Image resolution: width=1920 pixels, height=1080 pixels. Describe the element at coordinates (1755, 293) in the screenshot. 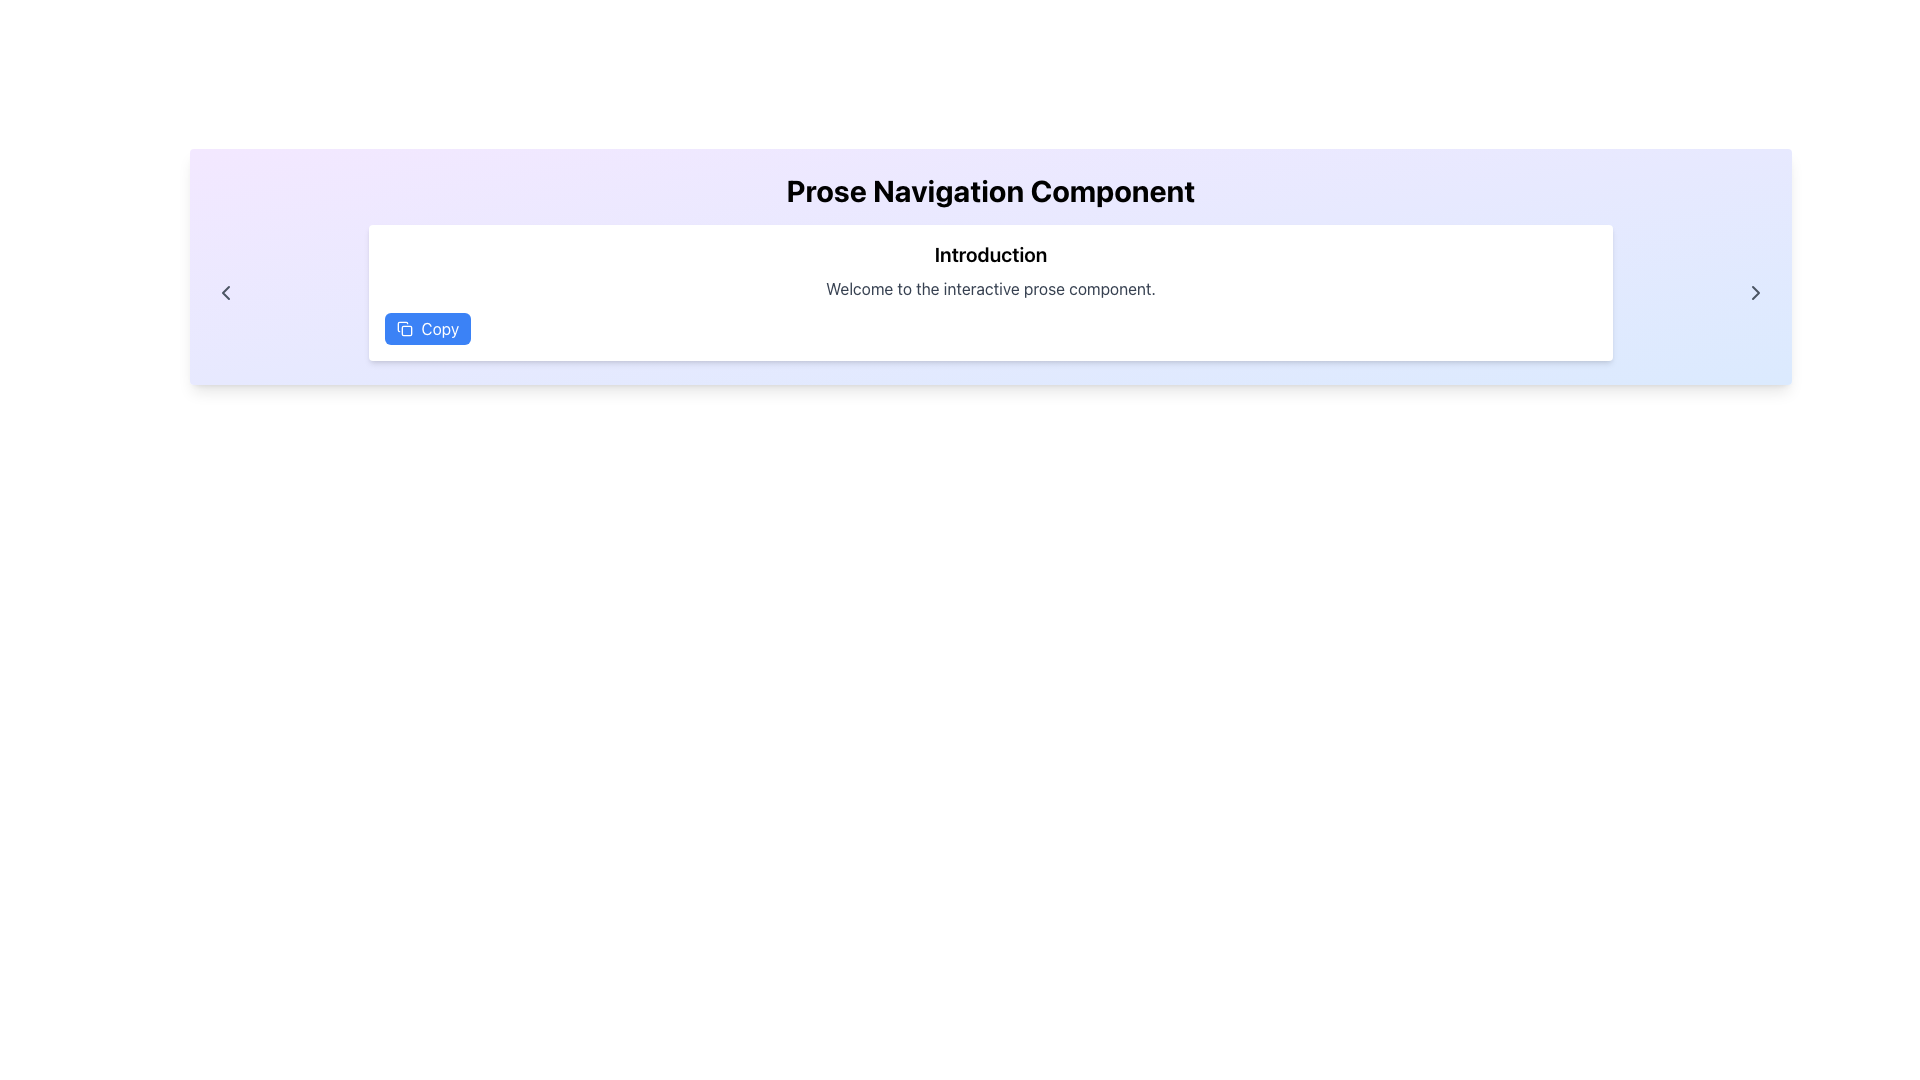

I see `the right-facing arrow button with a thin, outlined chevron style located at the far right end of the layout to proceed to the next page` at that location.